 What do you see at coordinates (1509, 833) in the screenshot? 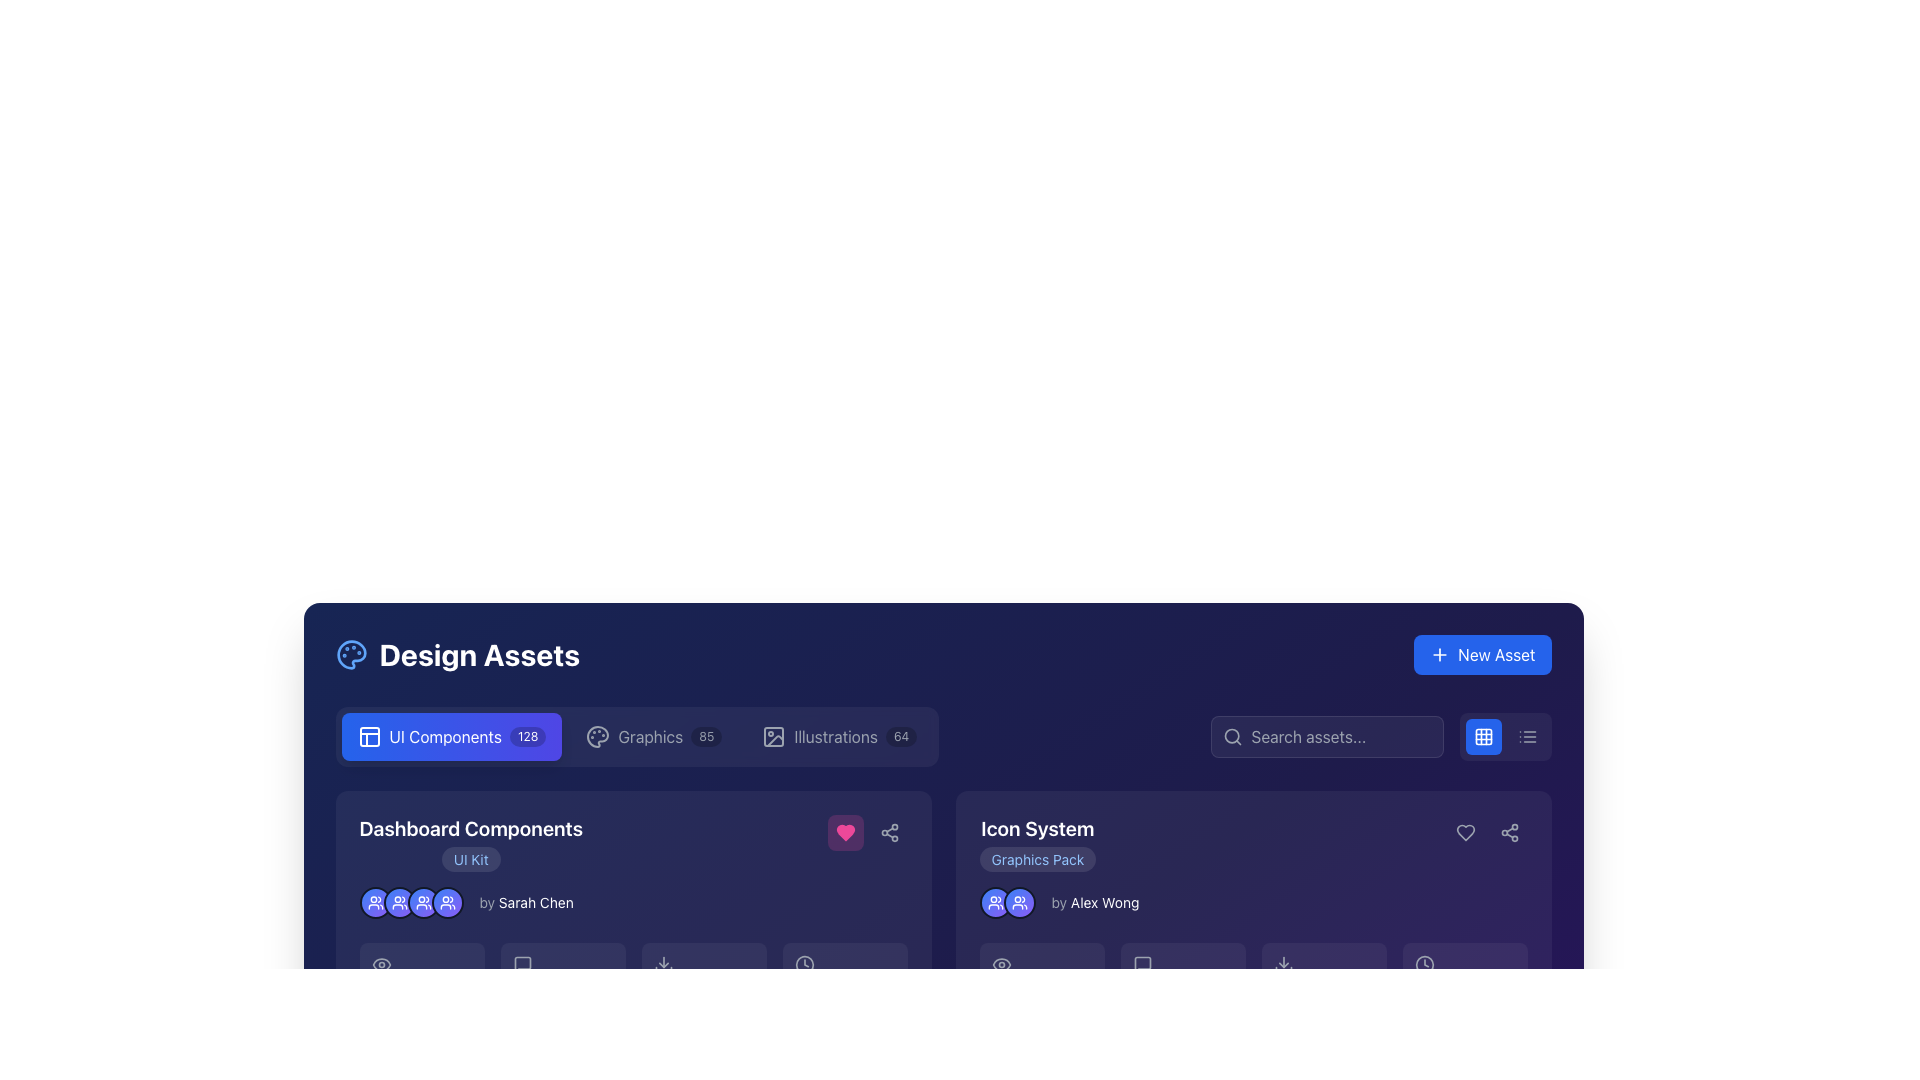
I see `the 'Share' icon located in the dark-themed card near the top-right corner, just below the section heading and to the right of the heart-shaped icon` at bounding box center [1509, 833].